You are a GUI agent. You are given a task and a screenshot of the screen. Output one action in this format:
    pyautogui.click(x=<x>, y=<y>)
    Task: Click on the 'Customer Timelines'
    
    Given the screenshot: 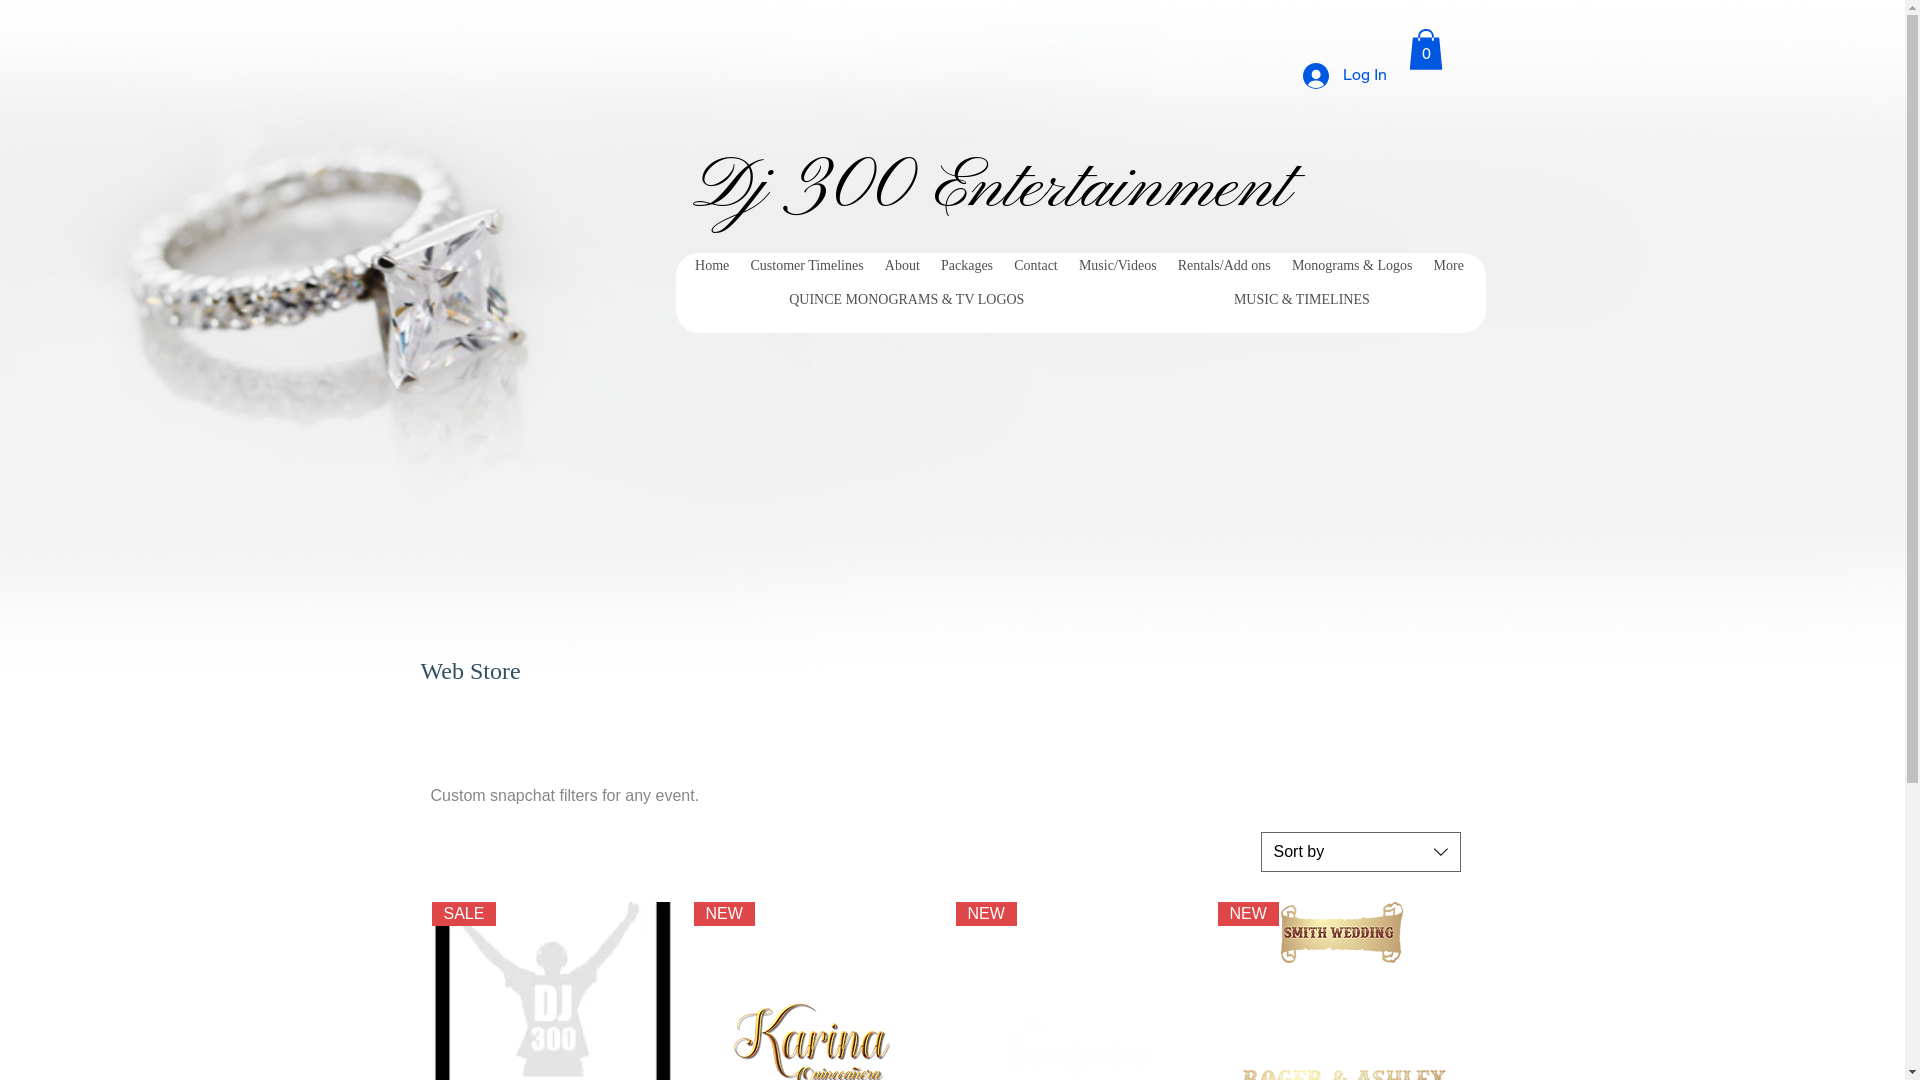 What is the action you would take?
    pyautogui.click(x=738, y=265)
    